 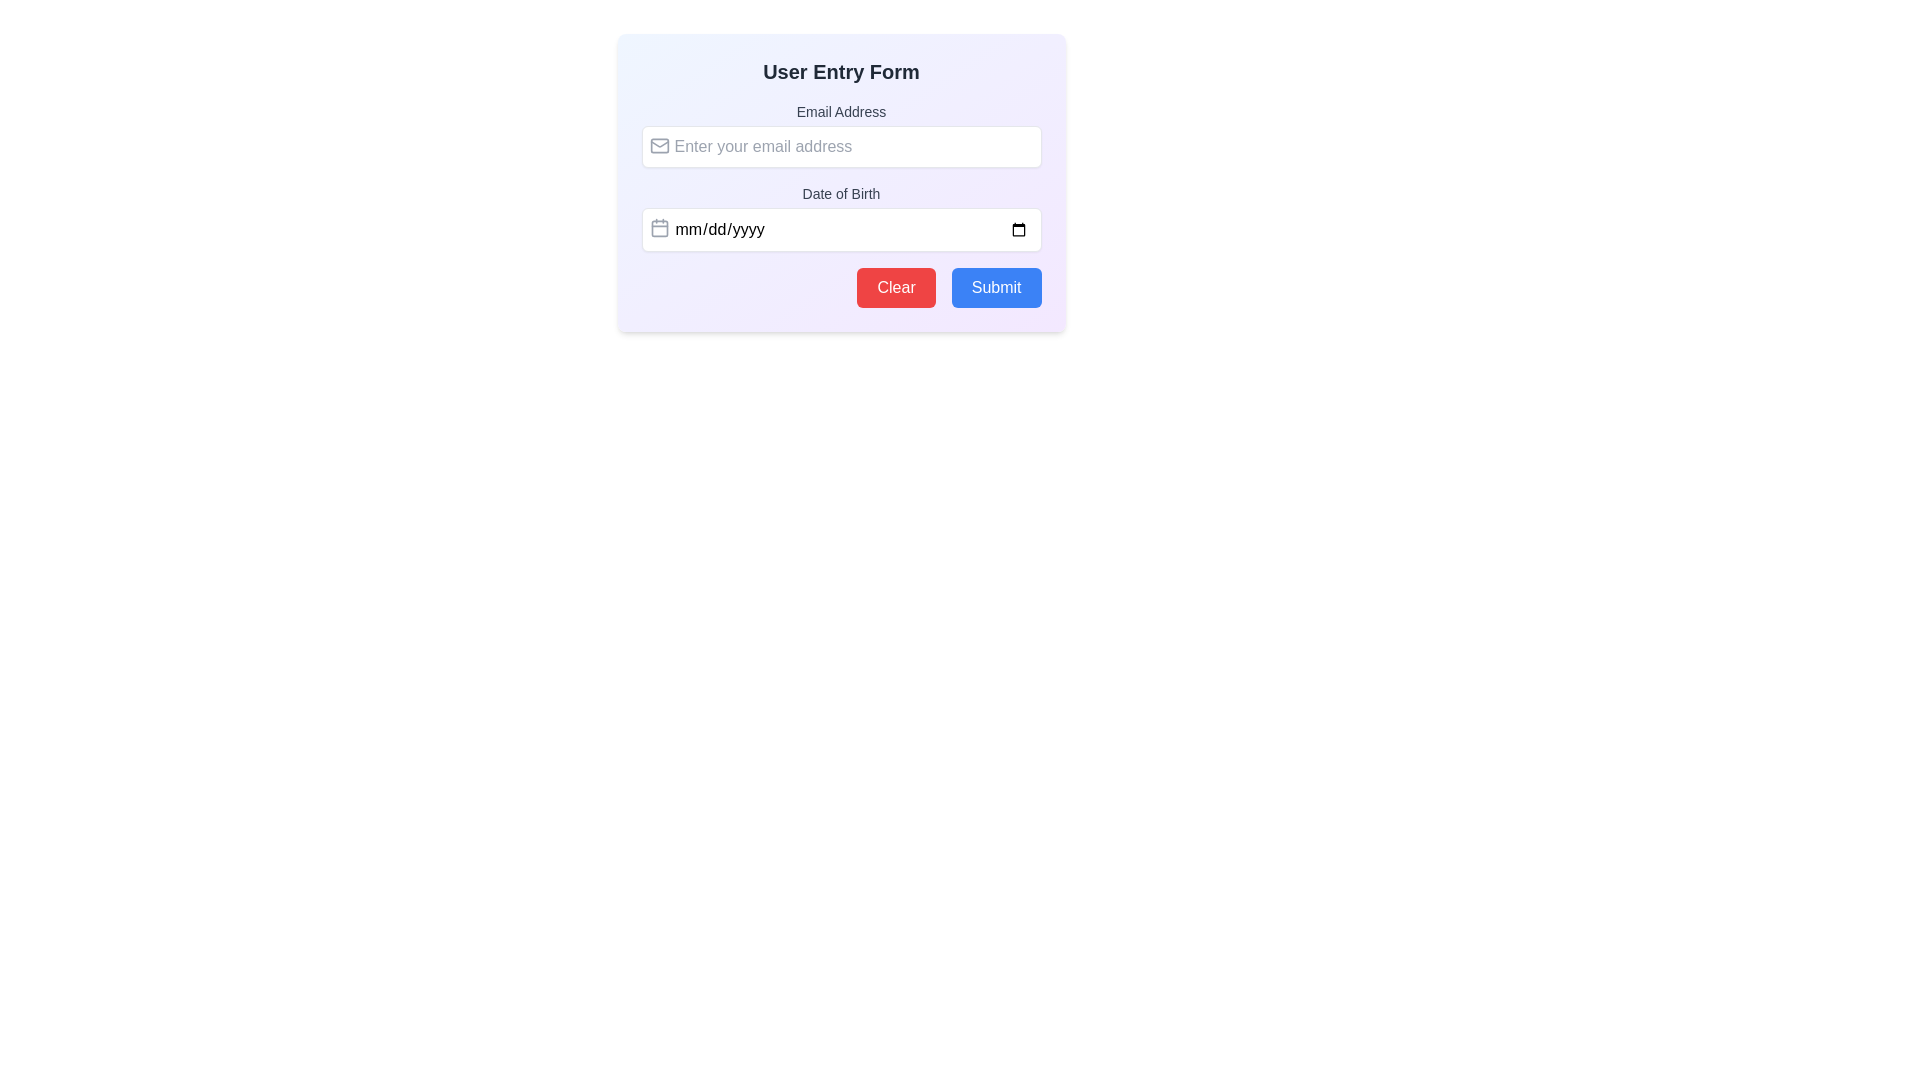 I want to click on the static text label that serves as the title or heading of the form, which is centrally aligned above the 'Email Address' field, so click(x=841, y=71).